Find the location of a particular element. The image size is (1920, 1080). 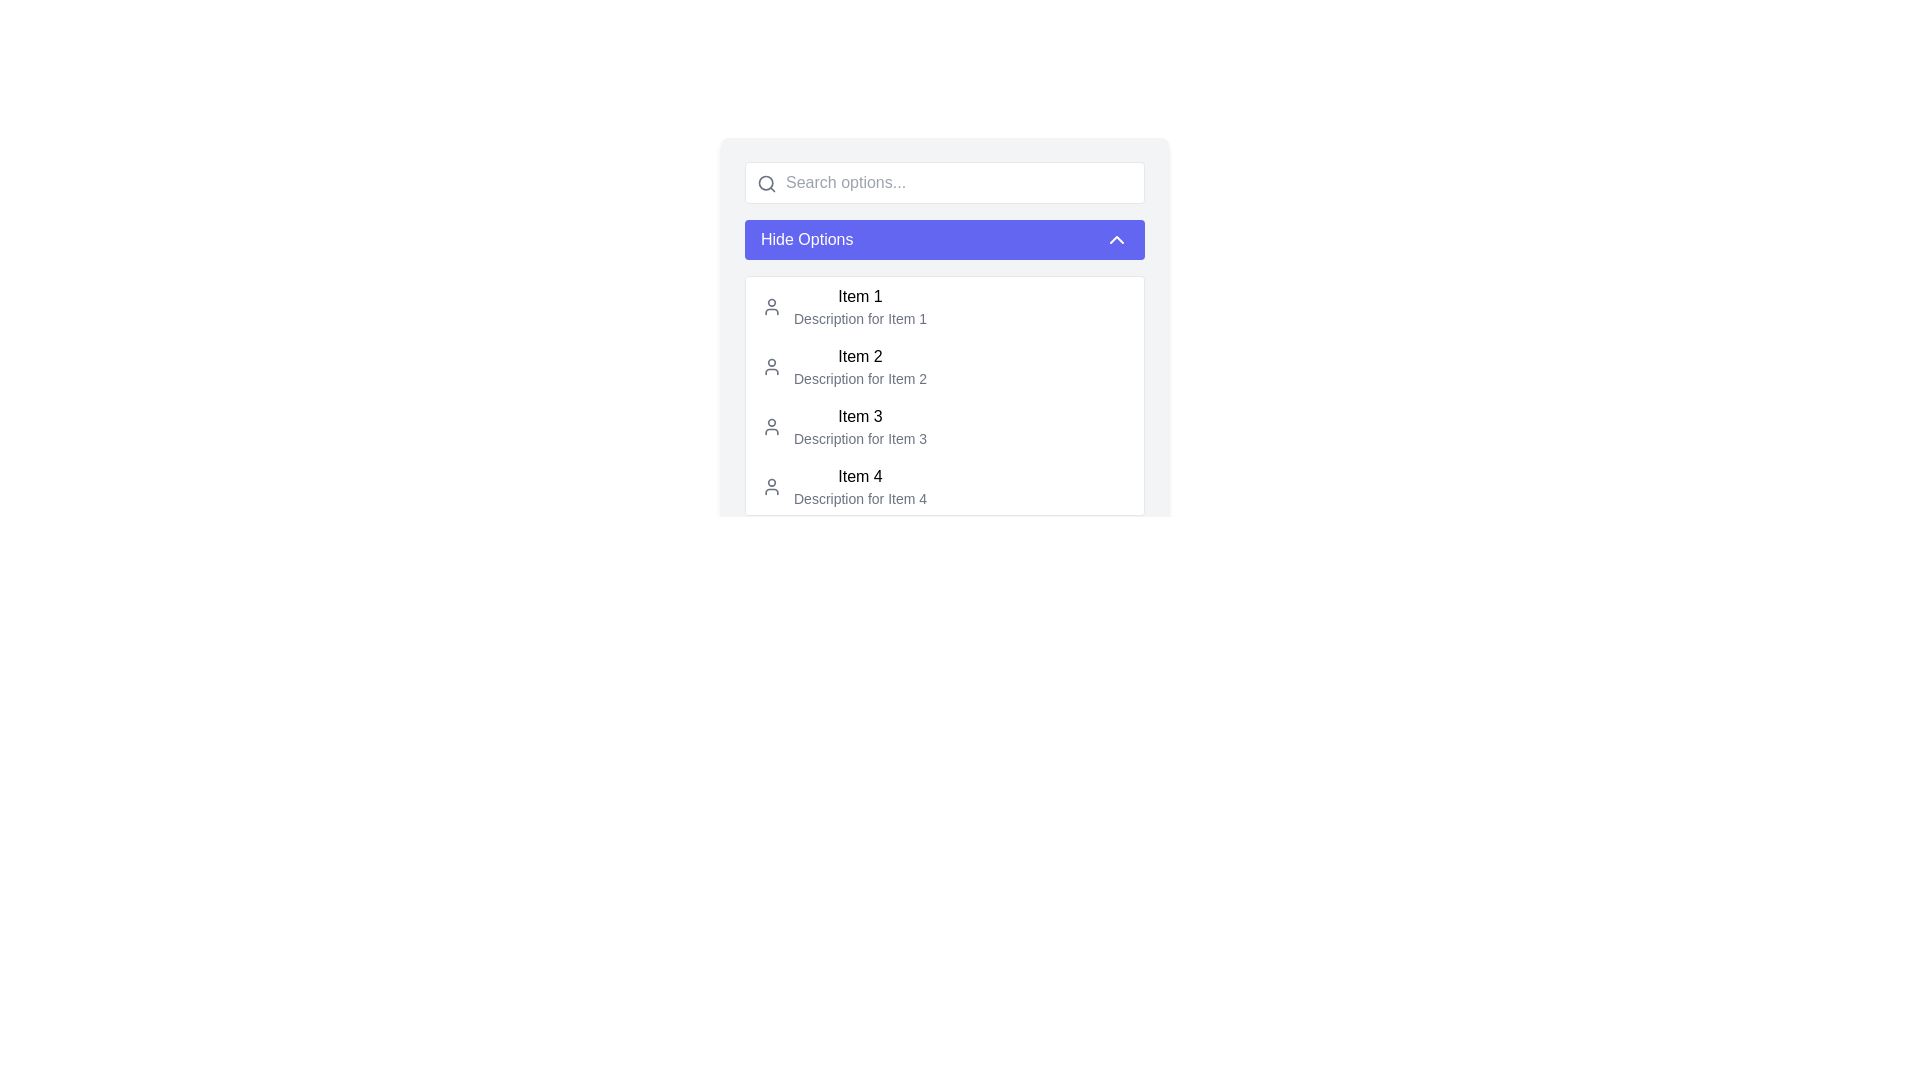

the 'Hide Options' button with a purple background and white text to prepare for interaction is located at coordinates (944, 238).